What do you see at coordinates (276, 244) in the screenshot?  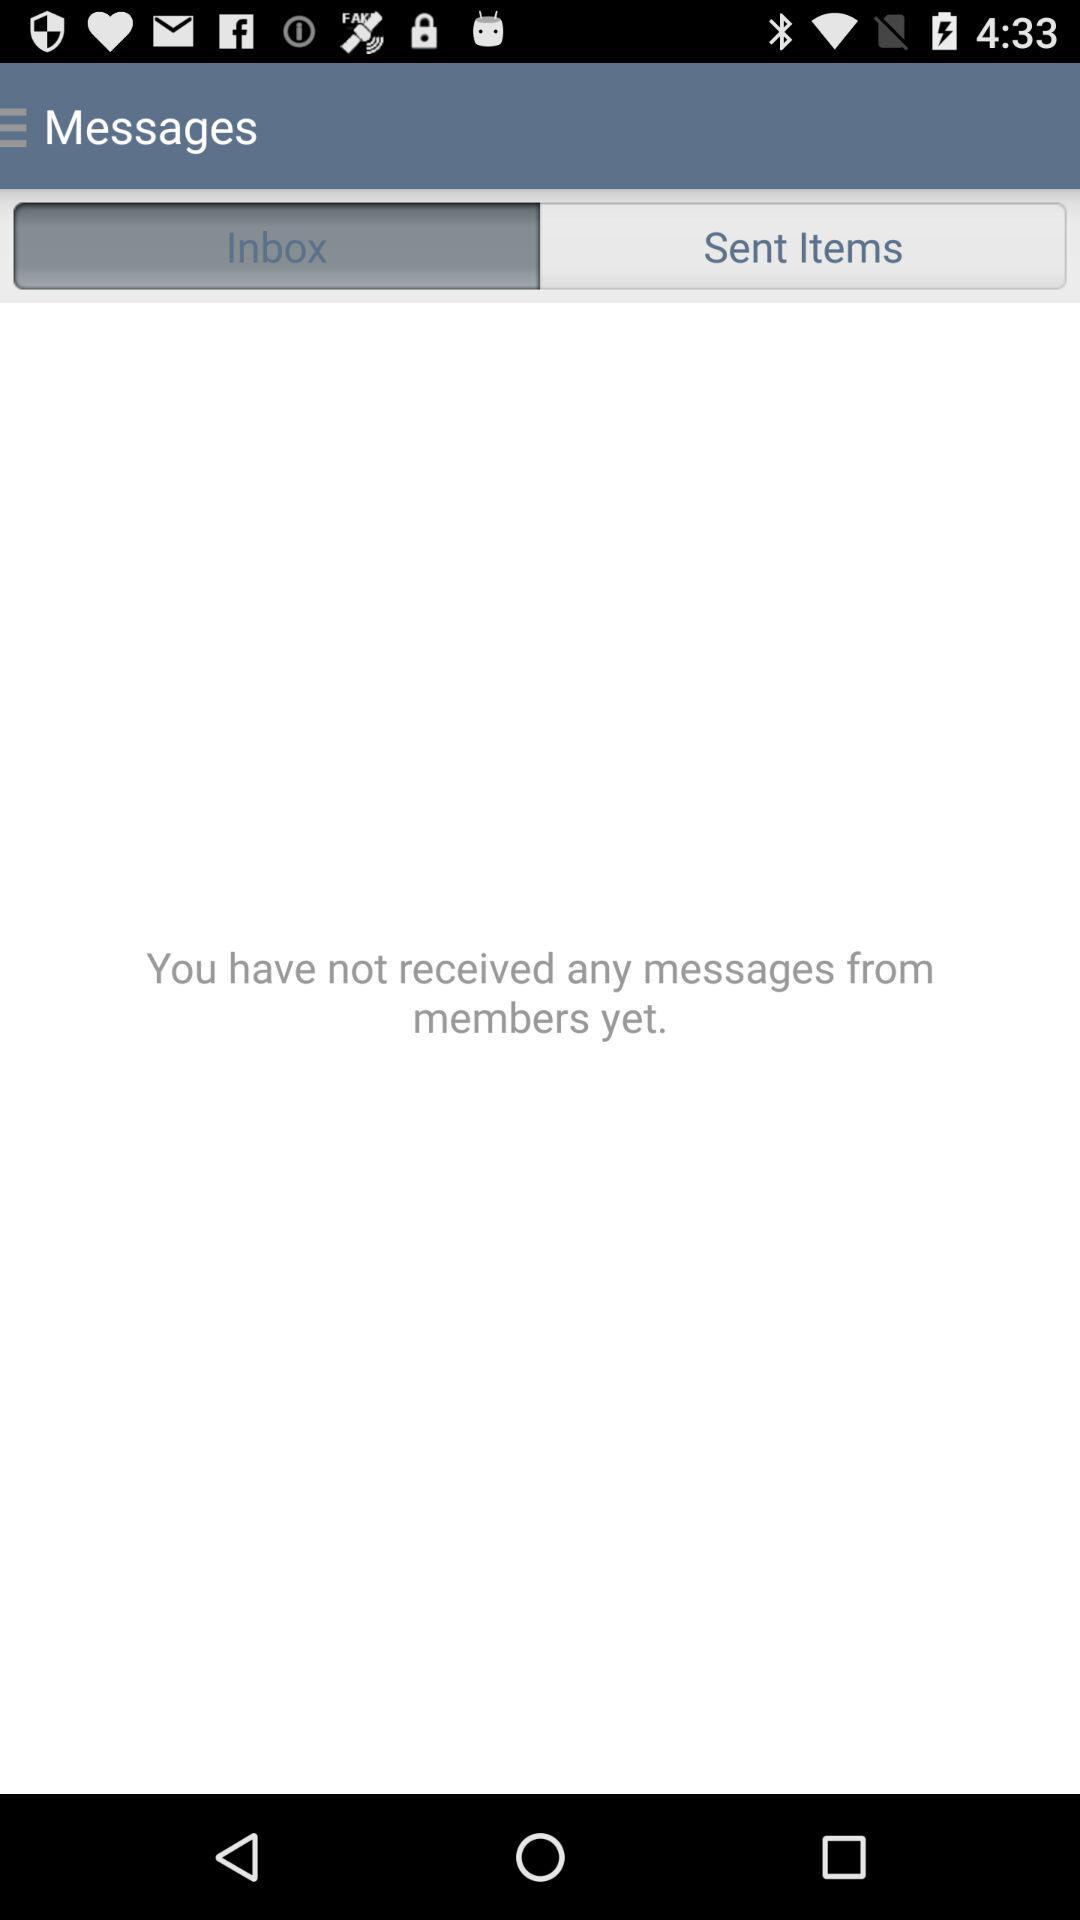 I see `the item next to sent items radio button` at bounding box center [276, 244].